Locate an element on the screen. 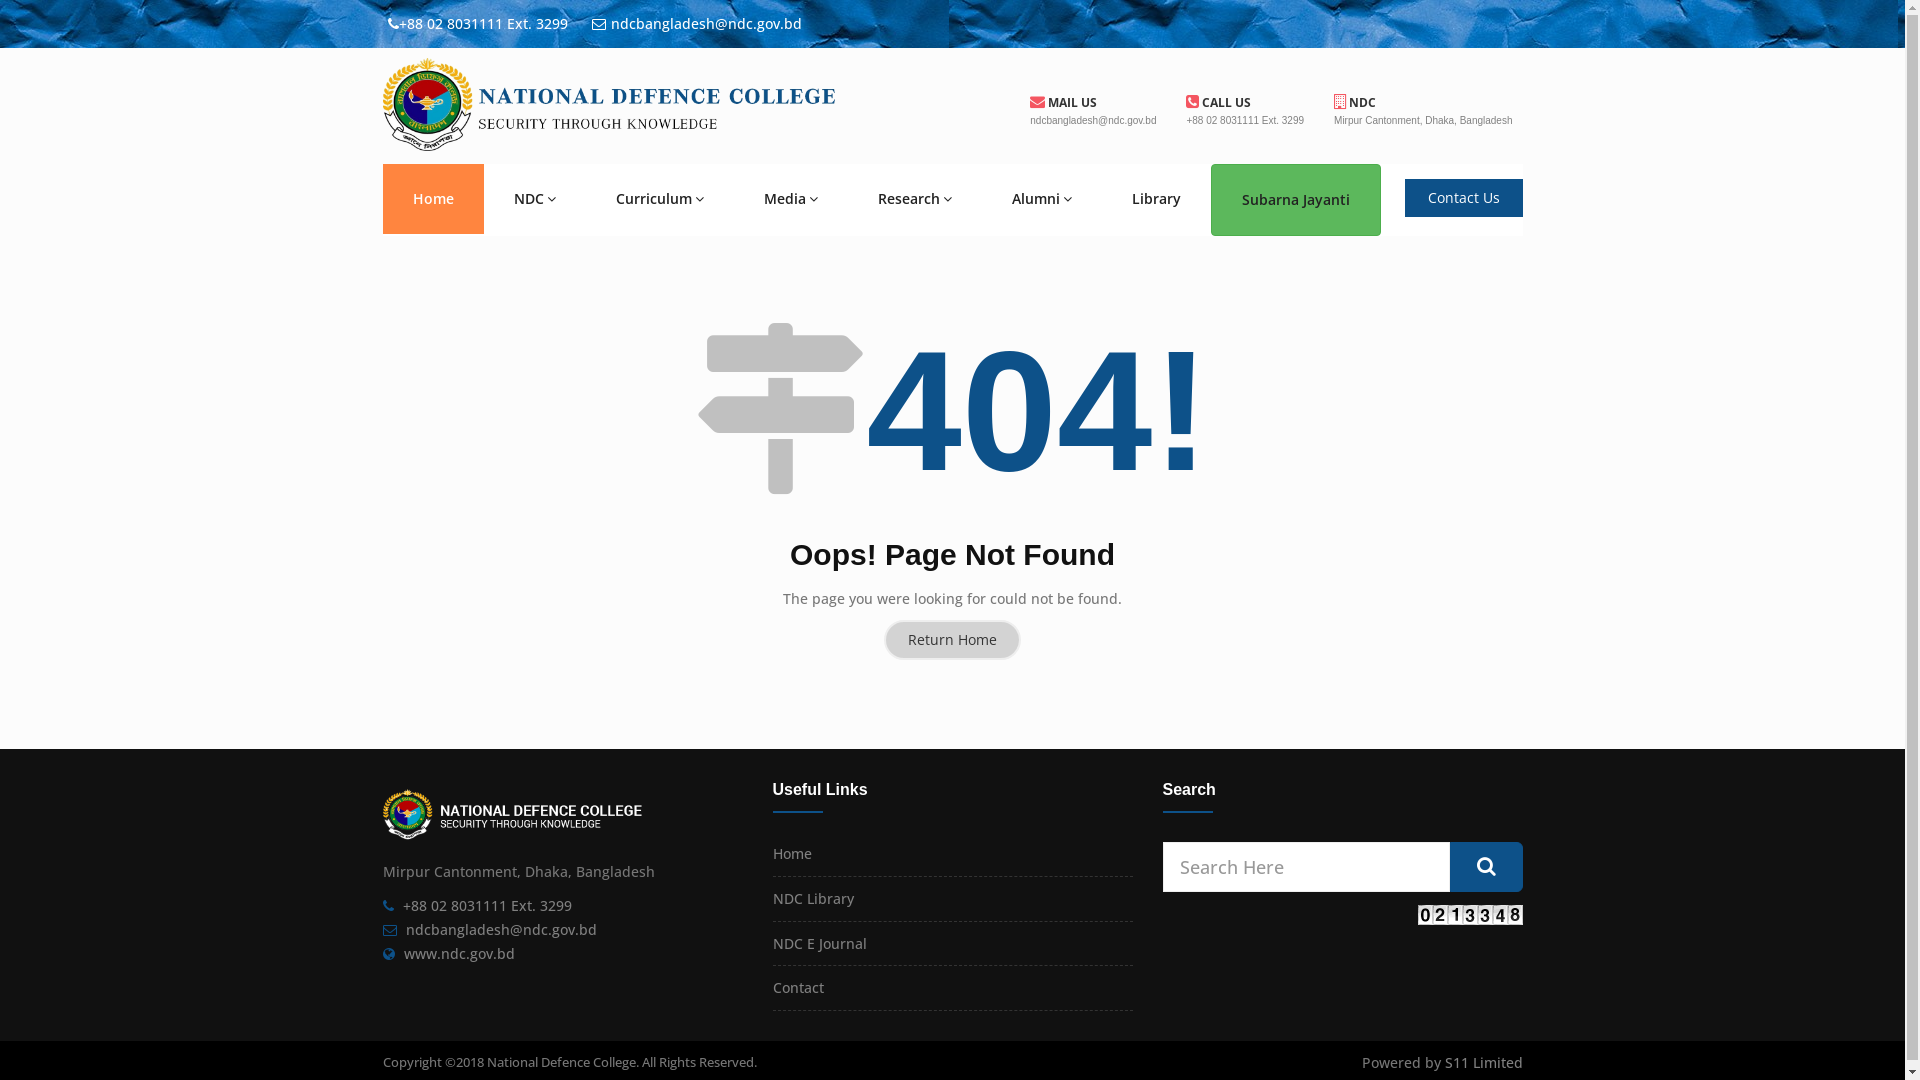  'S11 Limited' is located at coordinates (1483, 1061).